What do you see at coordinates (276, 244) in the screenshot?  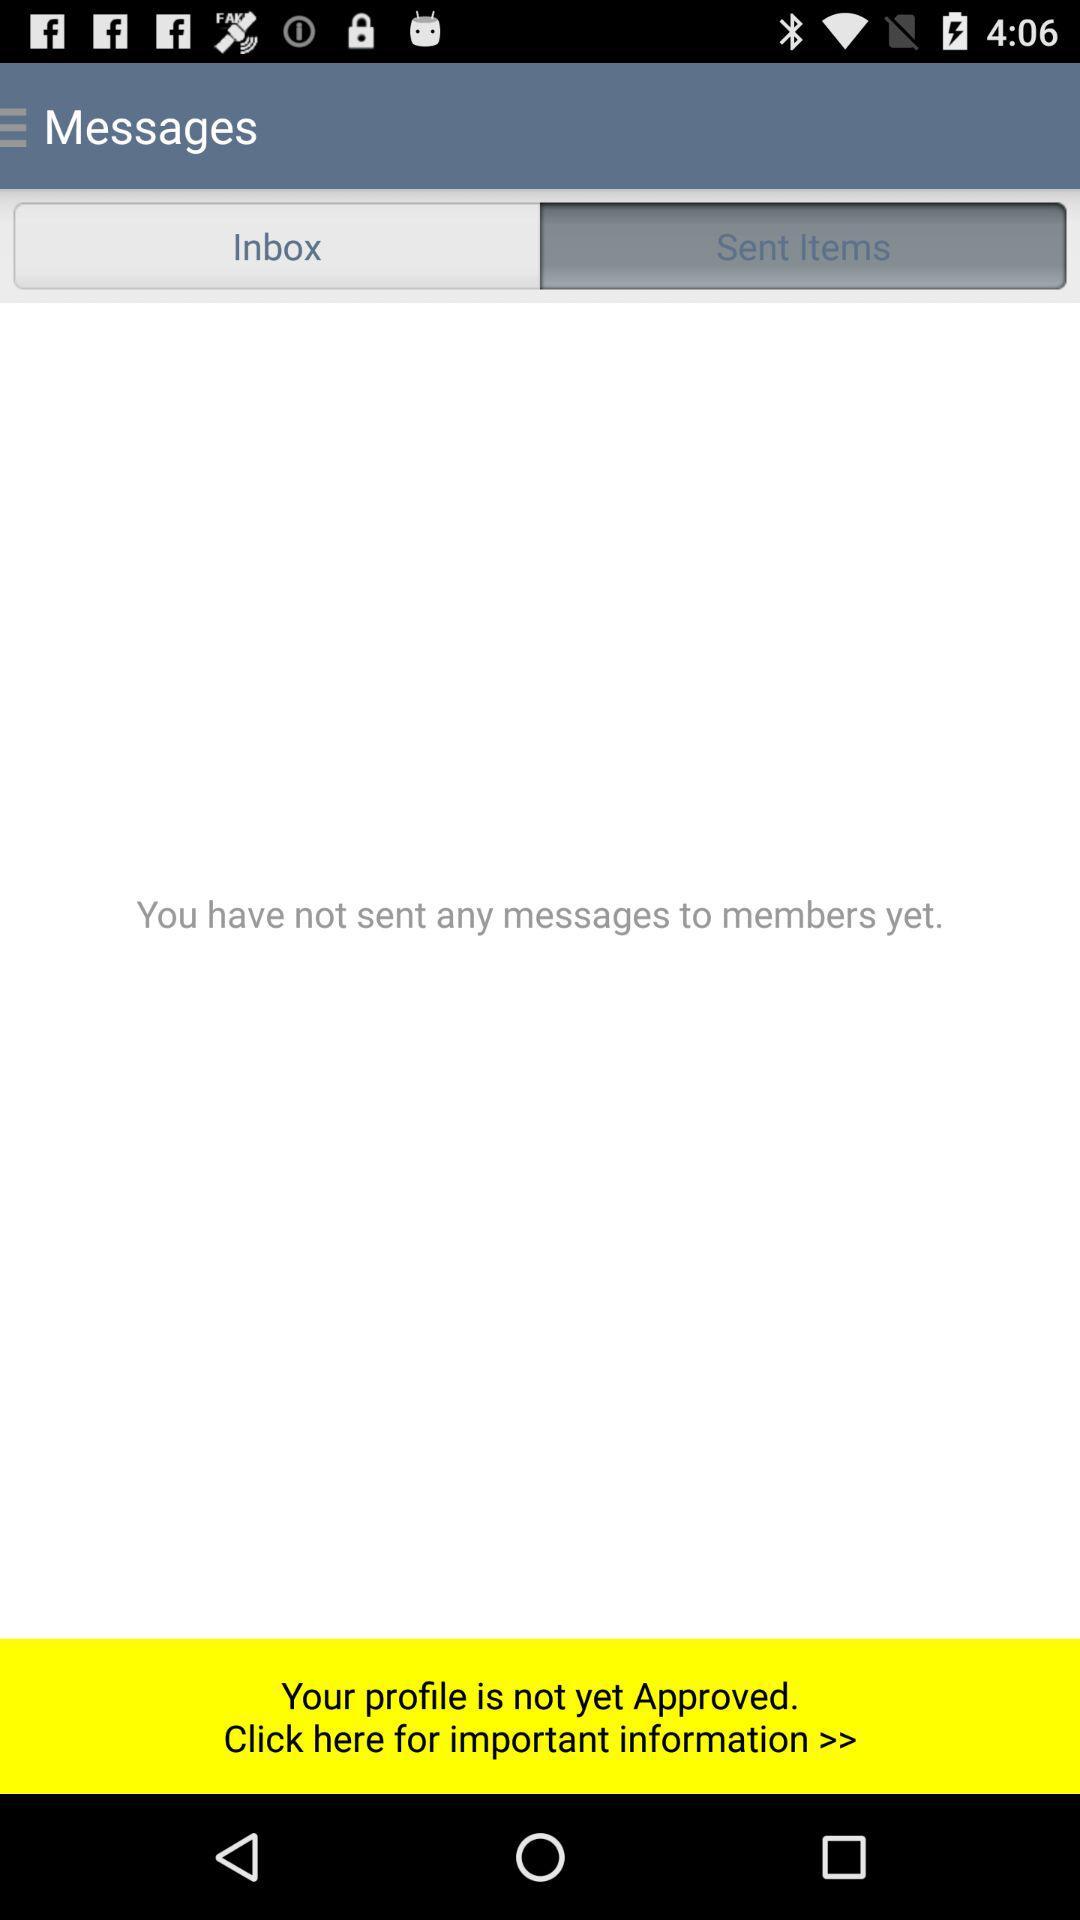 I see `inbox` at bounding box center [276, 244].